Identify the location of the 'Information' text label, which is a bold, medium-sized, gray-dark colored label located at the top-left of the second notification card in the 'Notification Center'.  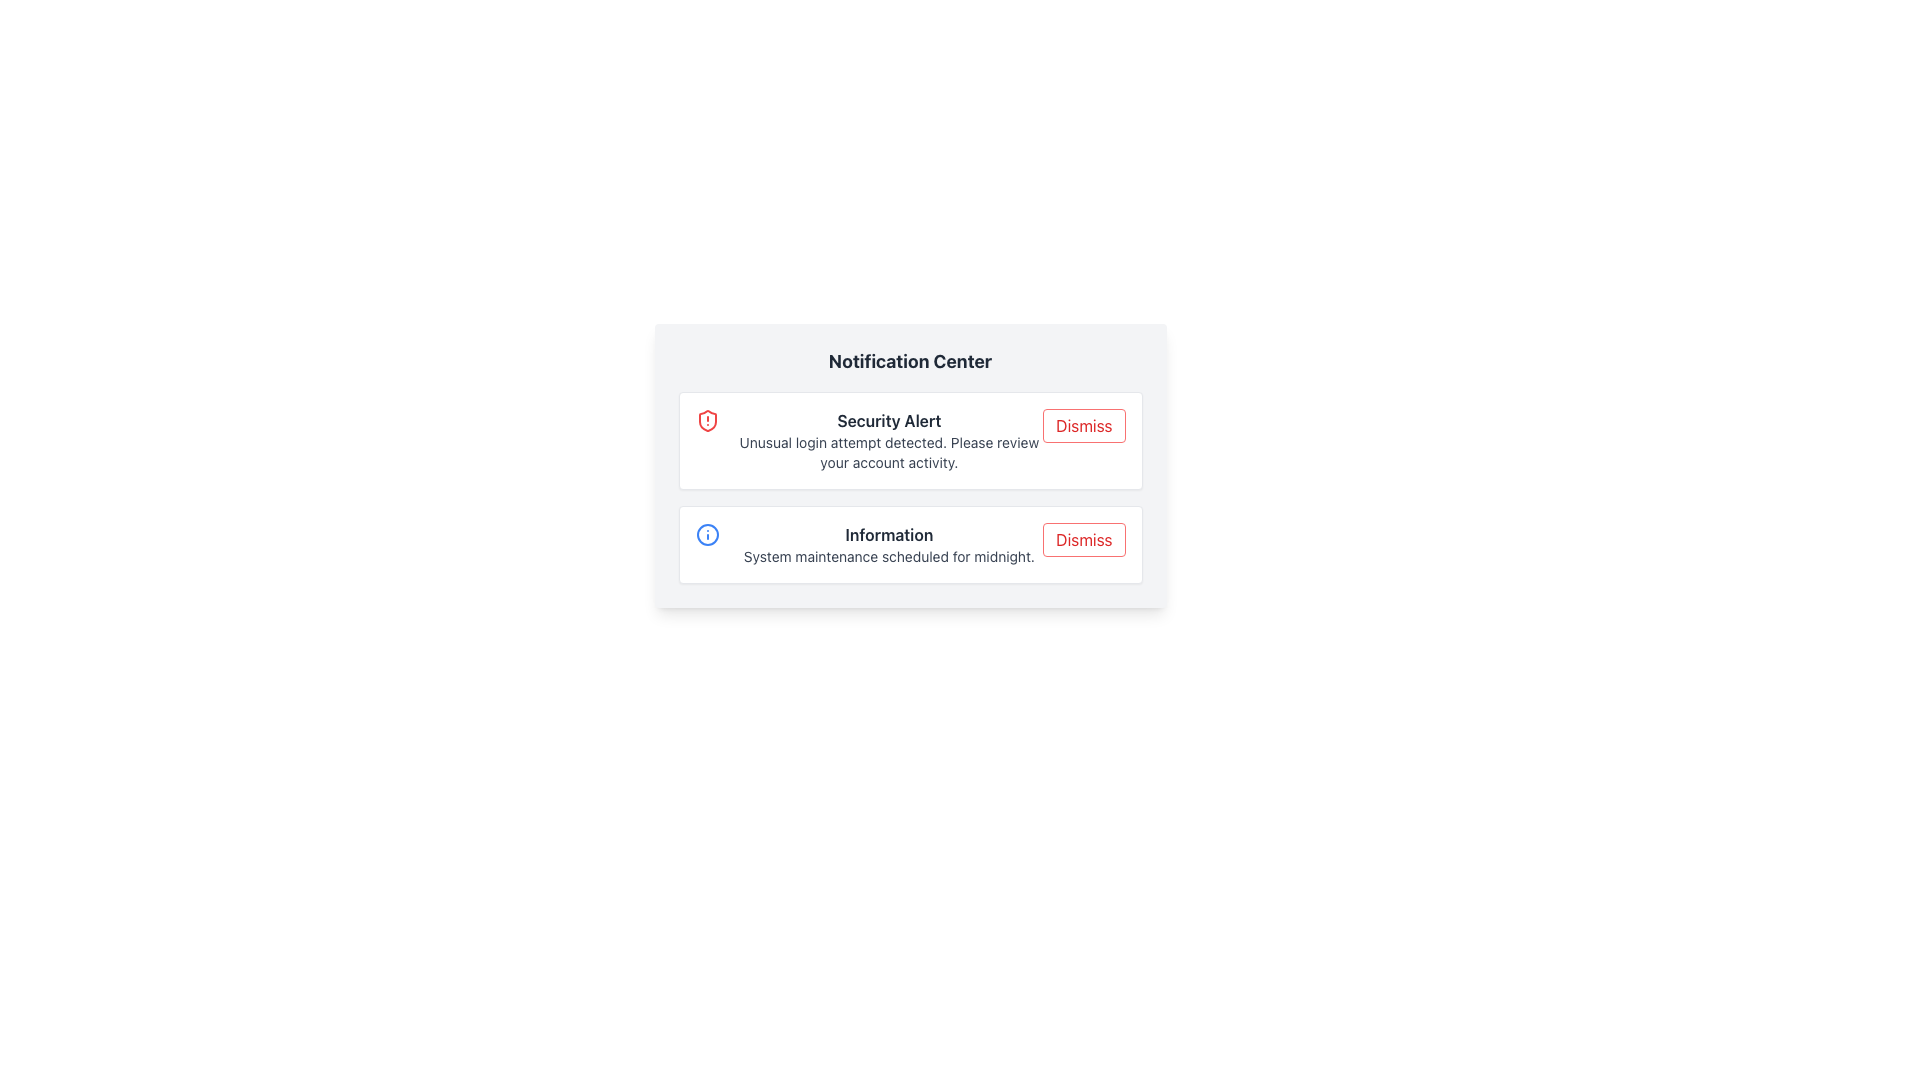
(888, 534).